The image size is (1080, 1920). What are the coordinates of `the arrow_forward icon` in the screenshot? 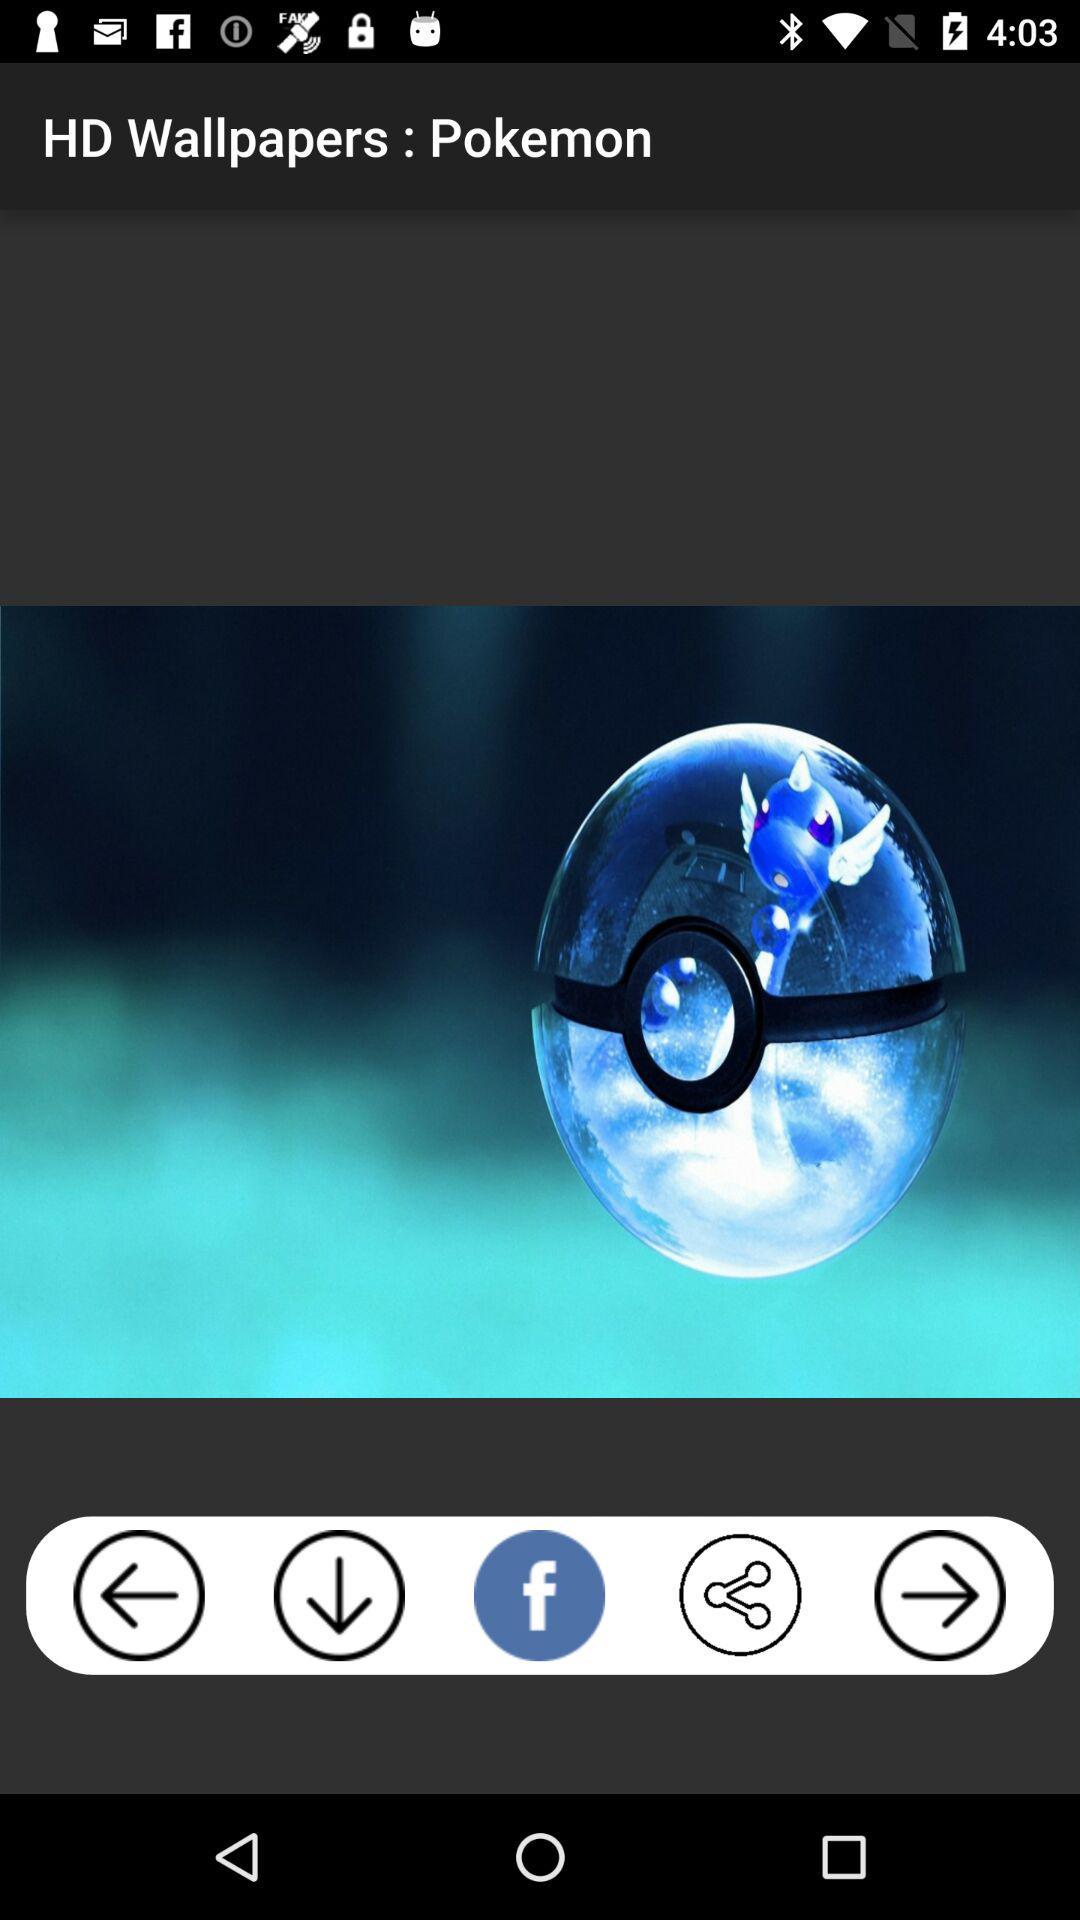 It's located at (940, 1594).